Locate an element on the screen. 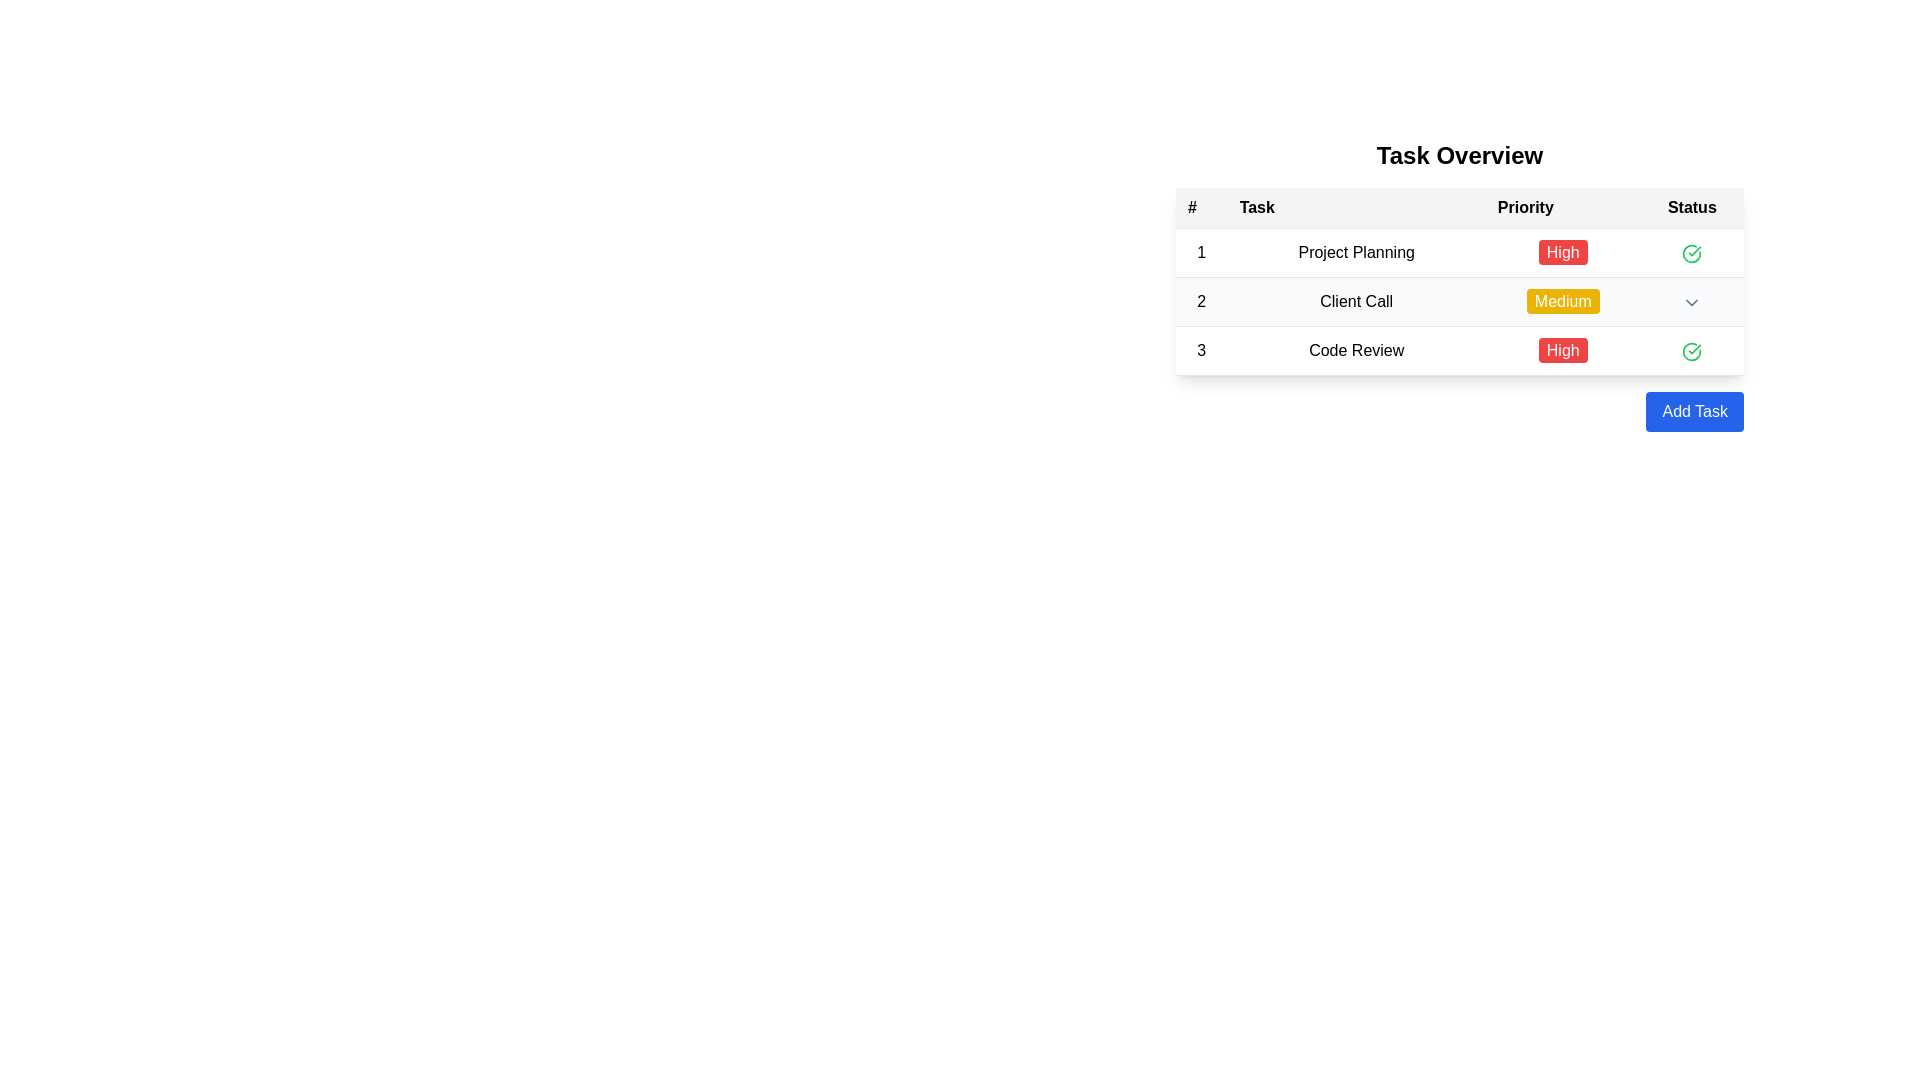 This screenshot has height=1080, width=1920. the 'High' priority label in the third row of the table for the task 'Code Review', which serves as a visual cue for the task's urgency is located at coordinates (1562, 350).